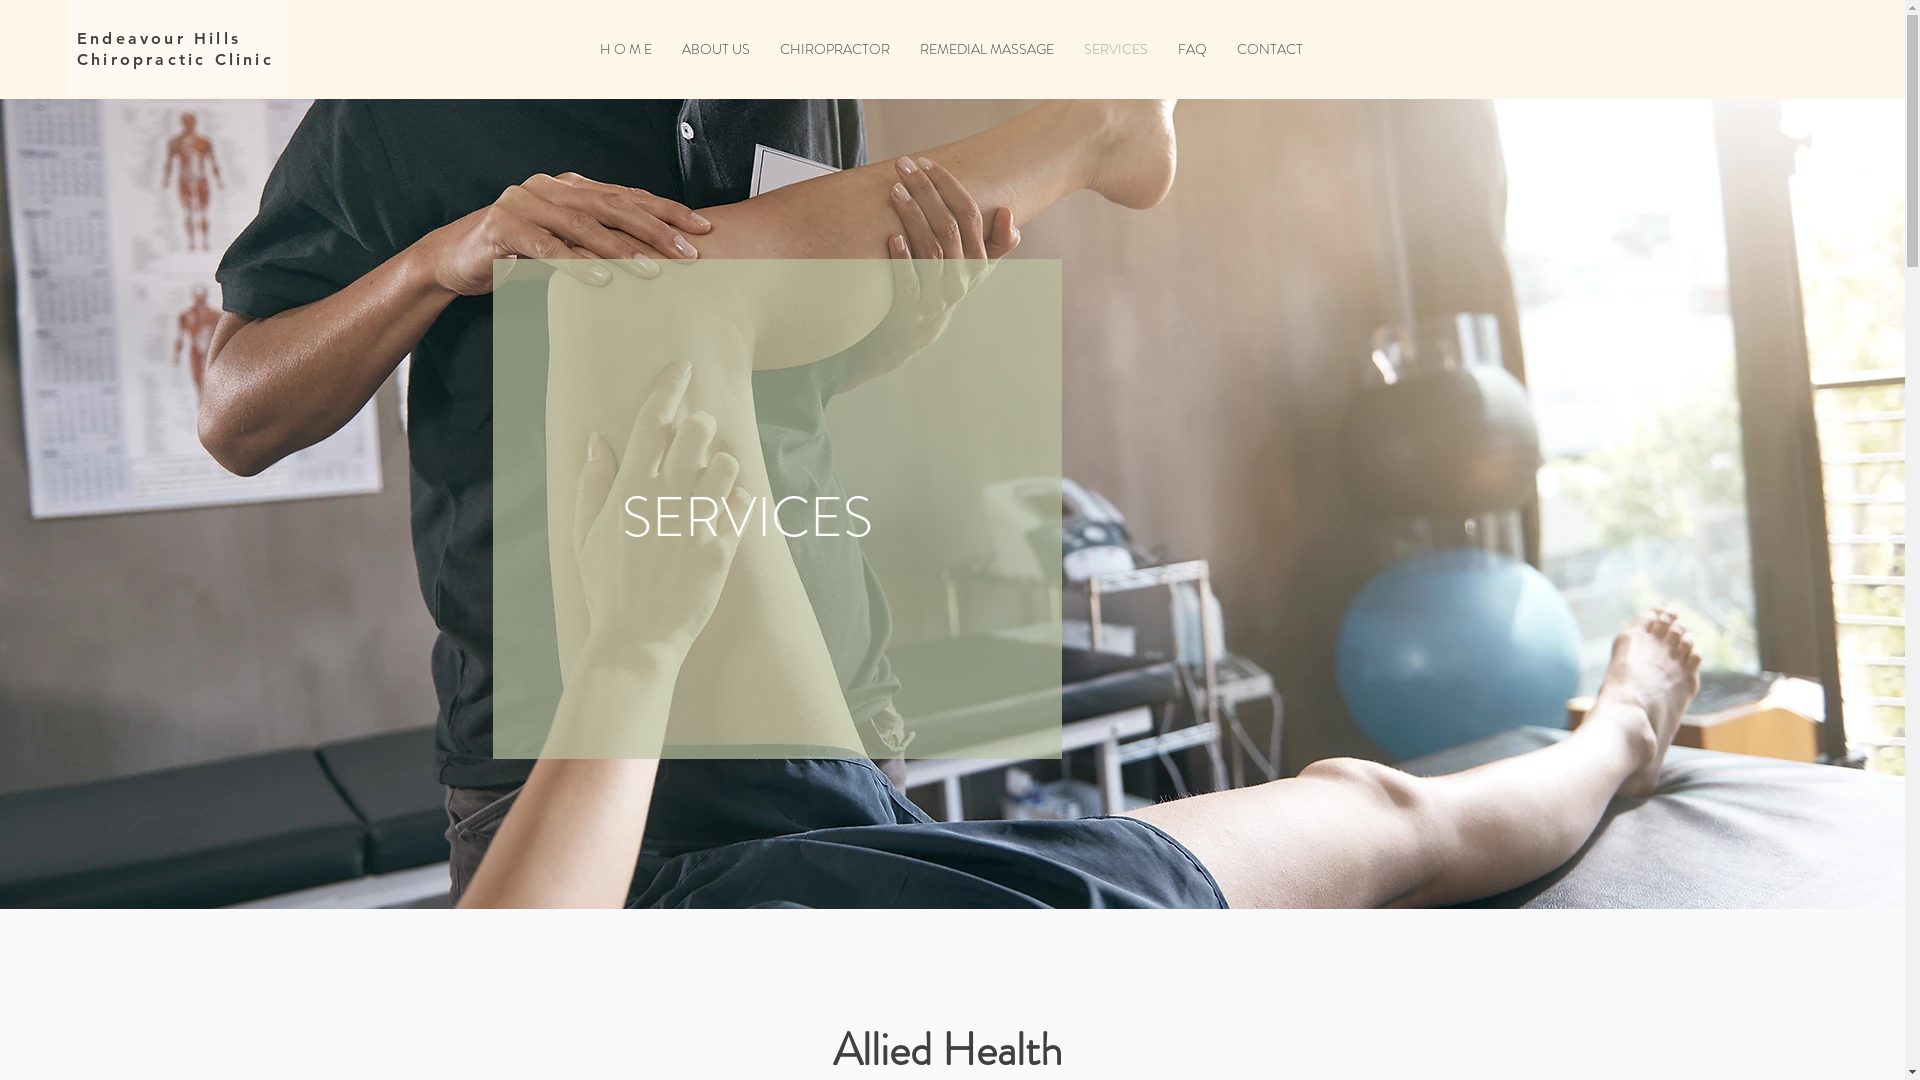 The height and width of the screenshot is (1080, 1920). What do you see at coordinates (1221, 48) in the screenshot?
I see `'CONTACT'` at bounding box center [1221, 48].